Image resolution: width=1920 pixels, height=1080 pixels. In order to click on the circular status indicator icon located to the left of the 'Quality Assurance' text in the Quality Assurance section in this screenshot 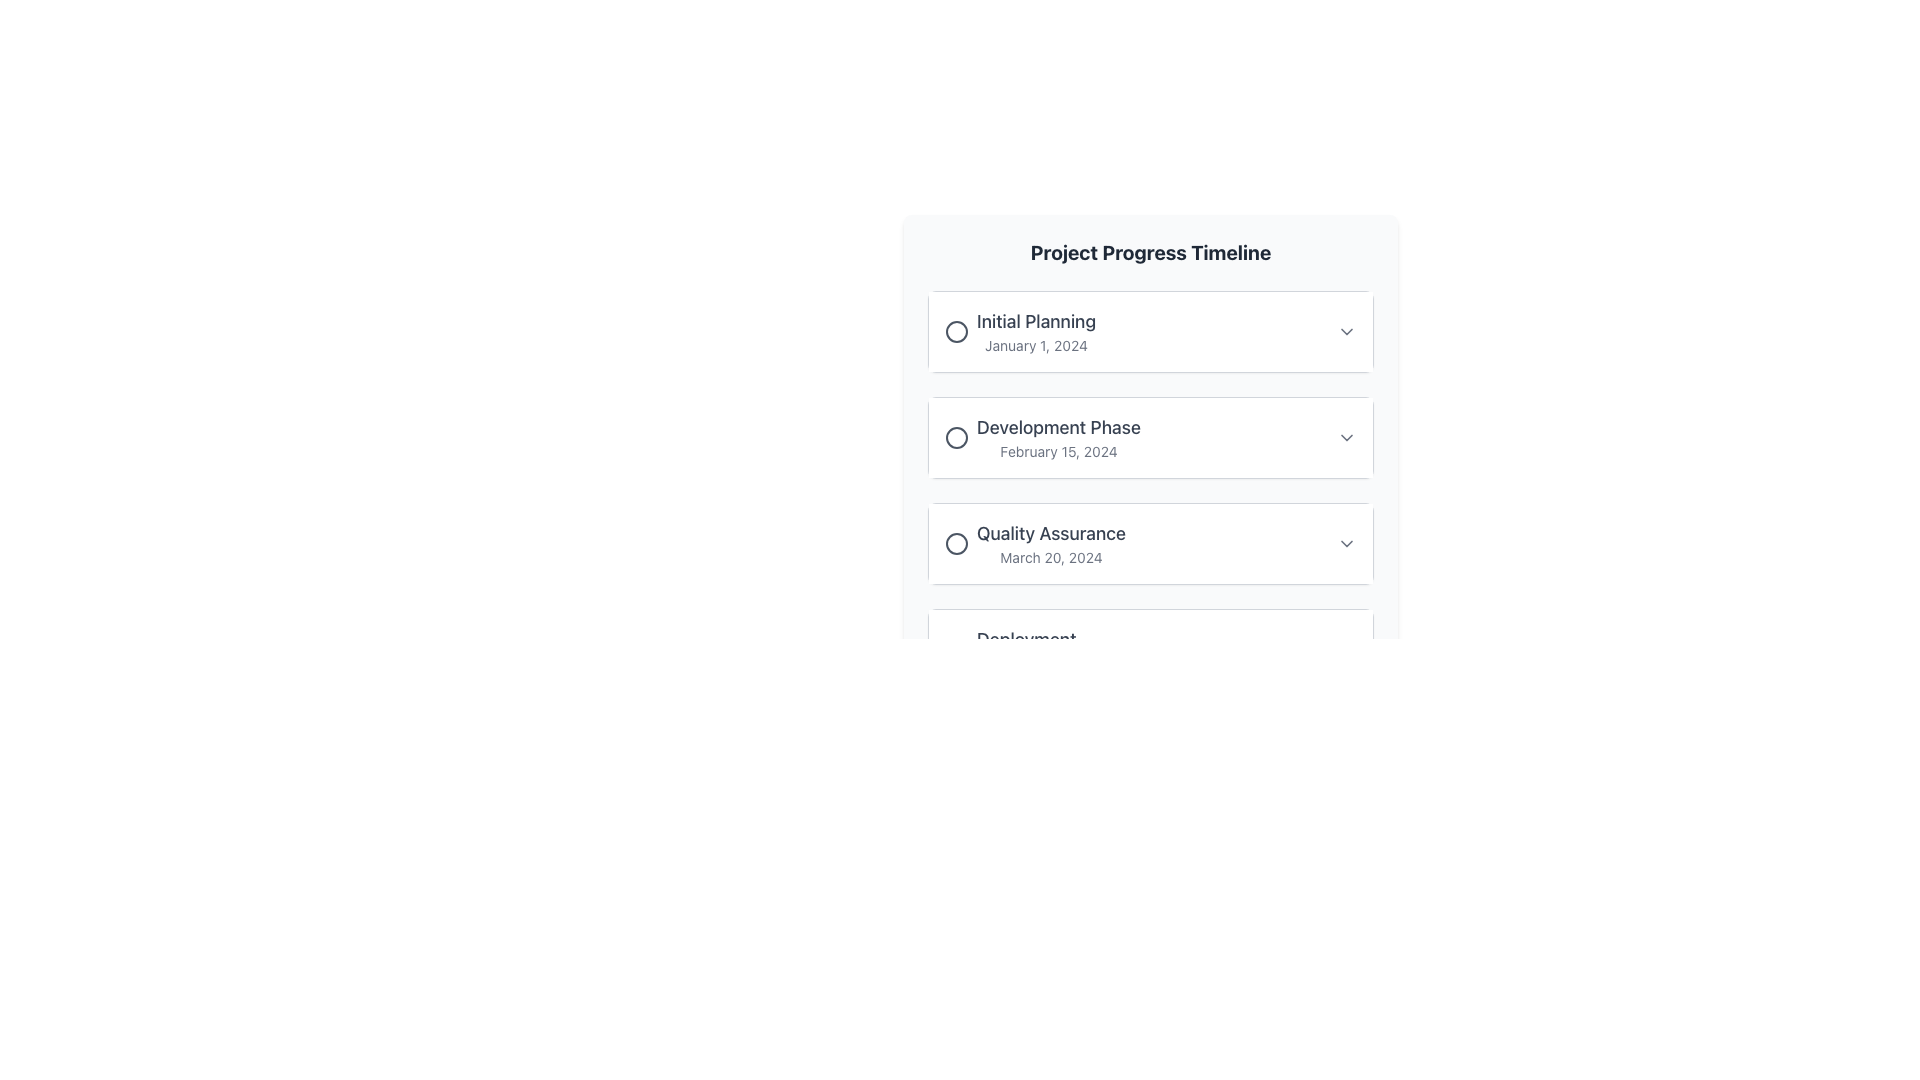, I will do `click(955, 543)`.